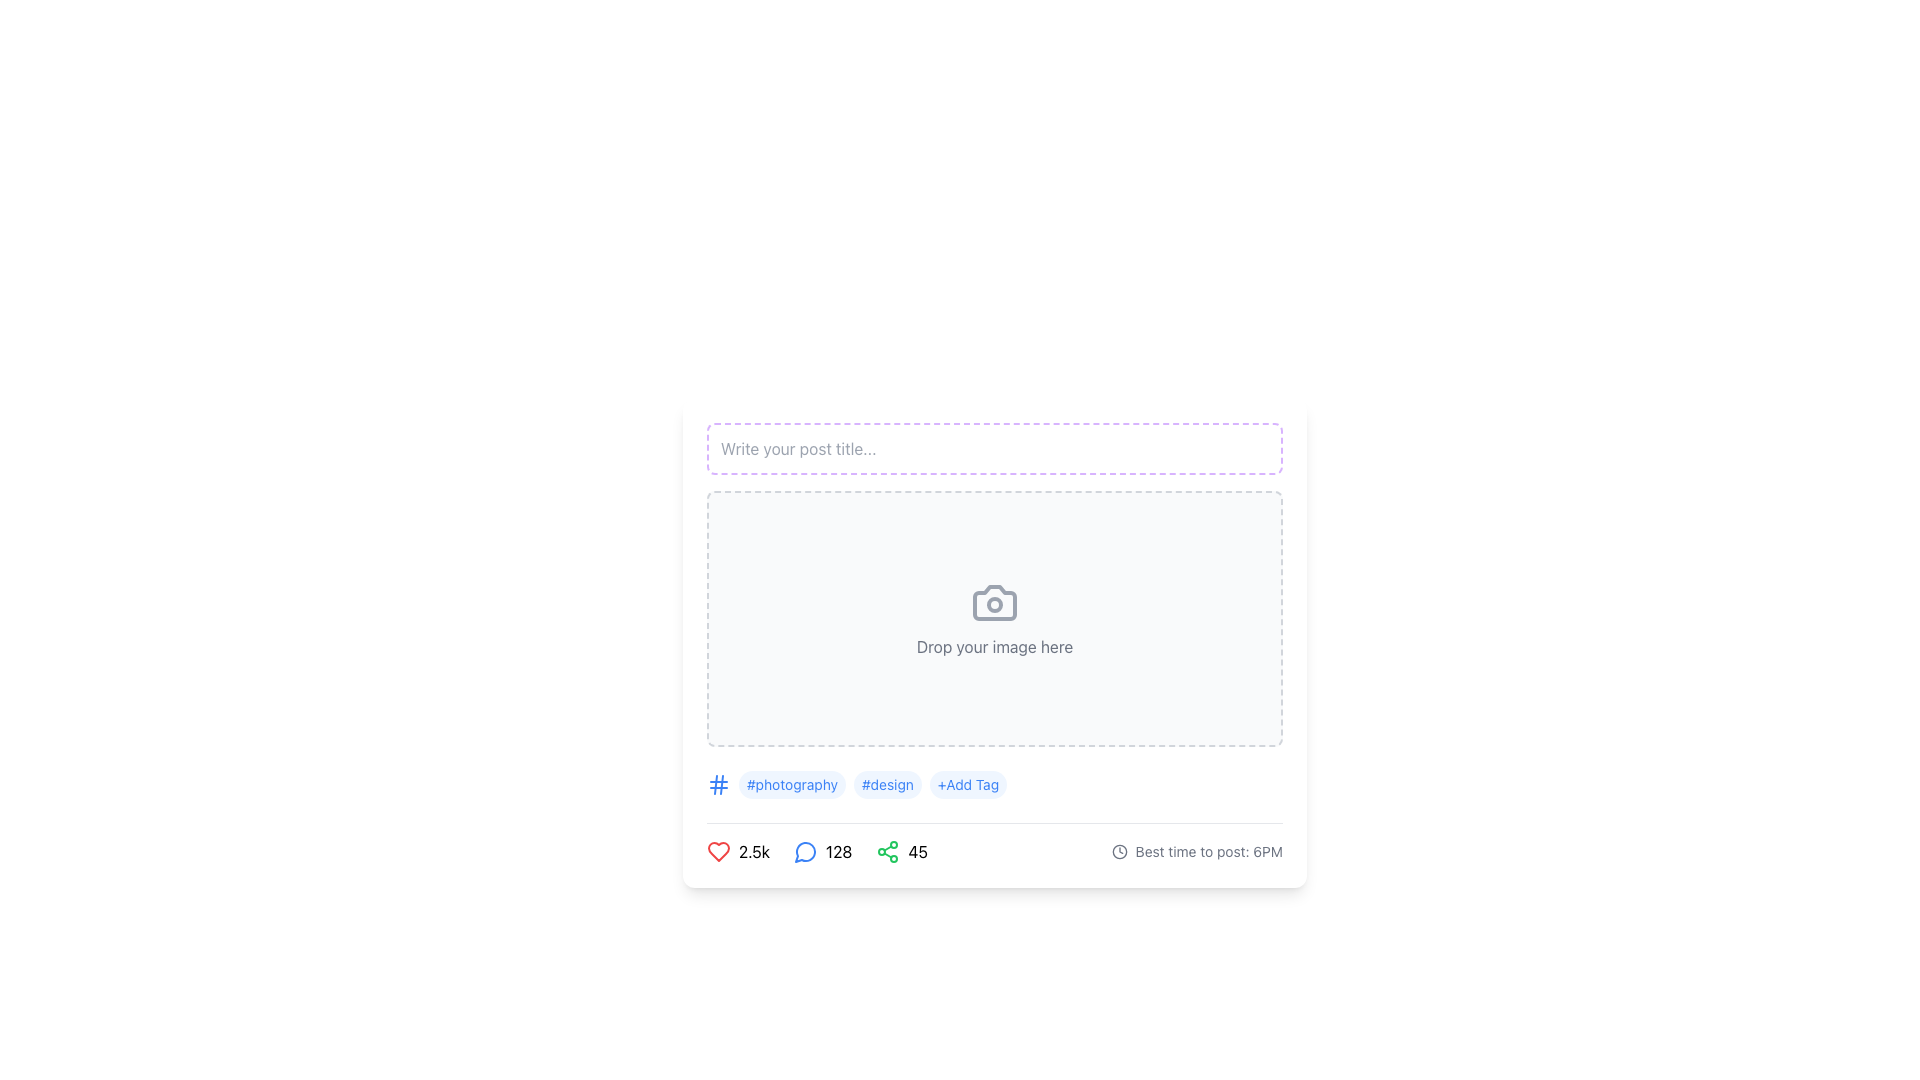 Image resolution: width=1920 pixels, height=1080 pixels. What do you see at coordinates (994, 784) in the screenshot?
I see `the '#photography' tag` at bounding box center [994, 784].